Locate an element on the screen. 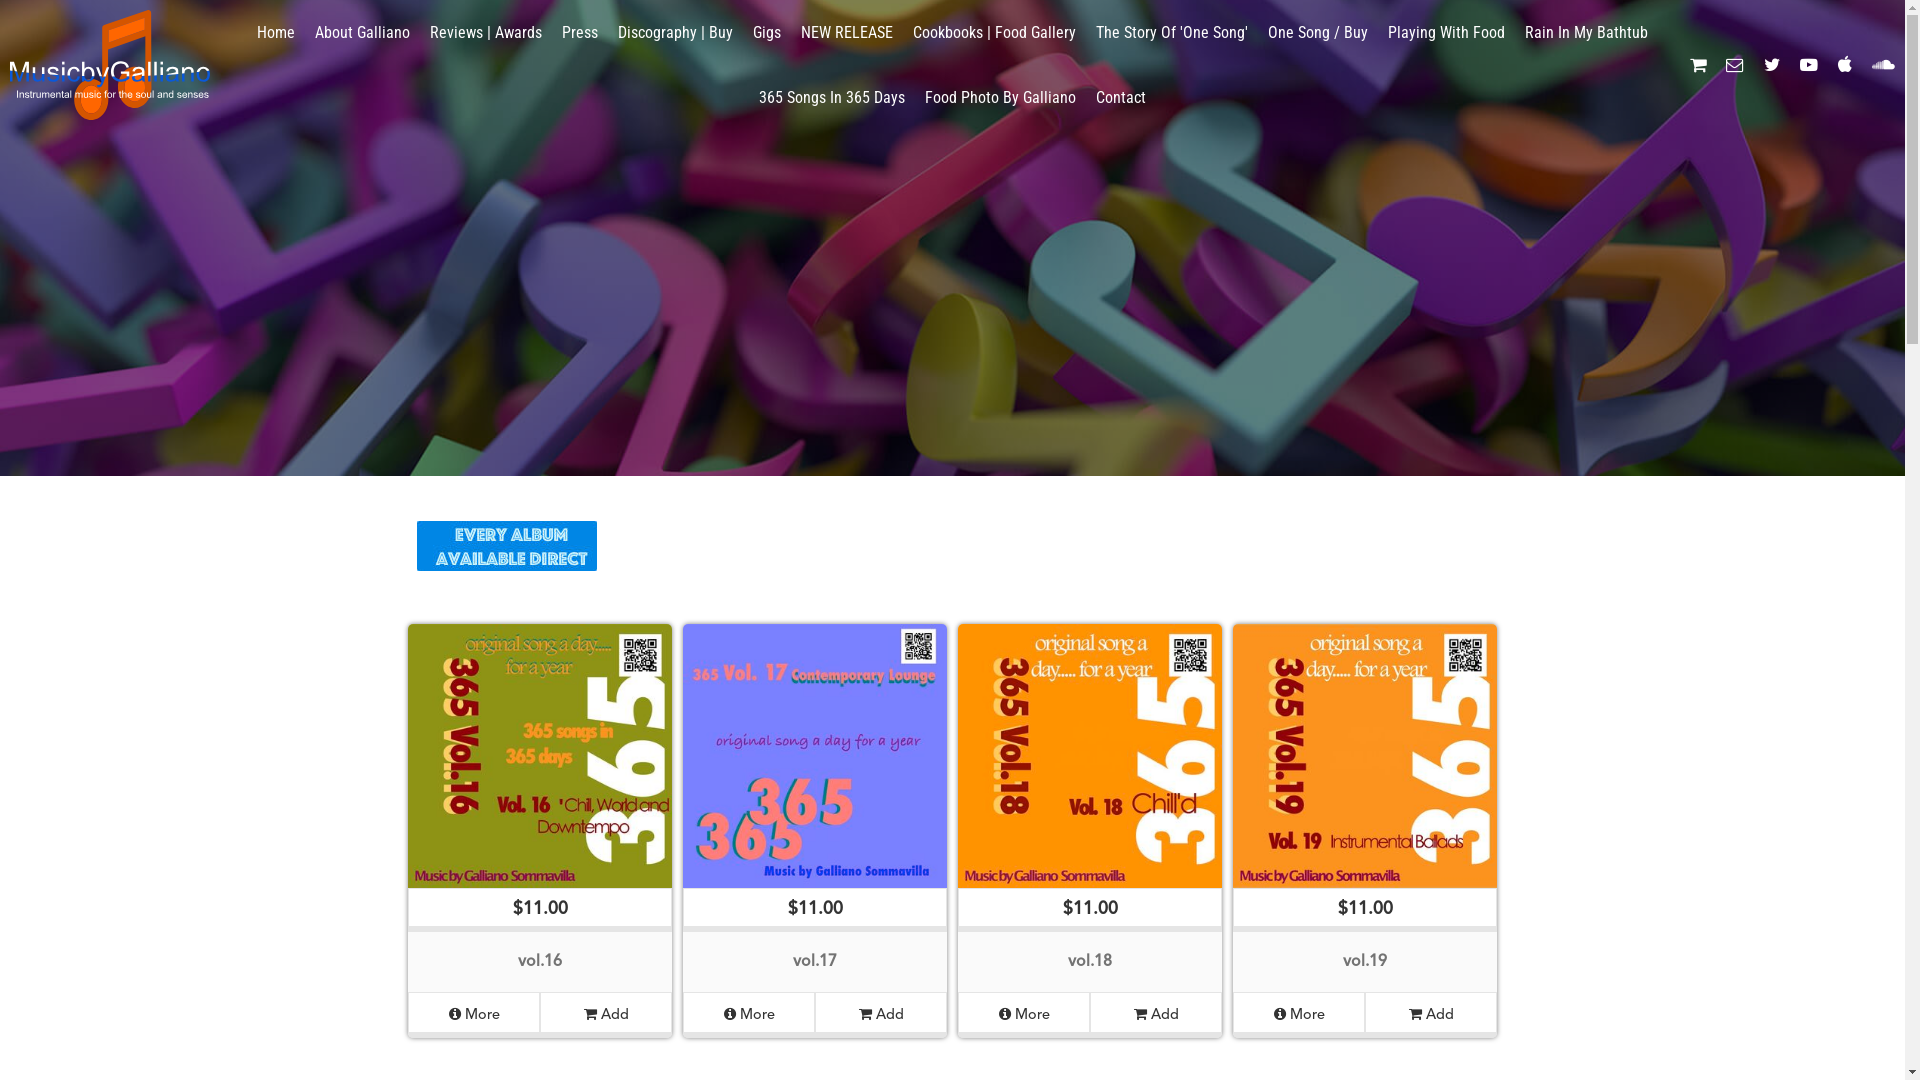 The image size is (1920, 1080). 'Discography | Buy' is located at coordinates (675, 31).